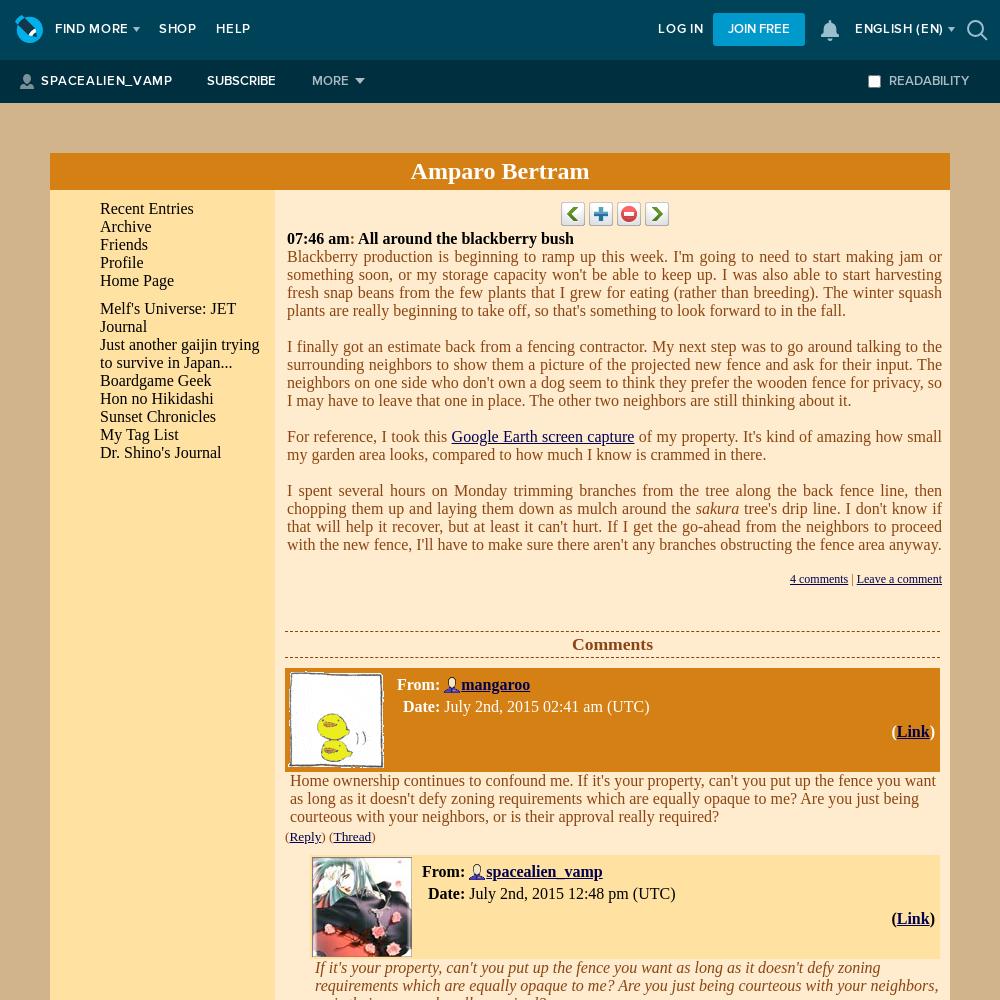 The height and width of the screenshot is (1000, 1000). I want to click on 'Blackberry production is beginning to ramp up this week. I'm going to need to start making jam or something soon, or my storage capacity won't be able to keep up. I was also able to start harvesting fresh snap beans from the few plants that I grew for eating (rather than breeding). The winter squash plants are really beginning to take off, so that's something to look forward to in the fall.', so click(613, 283).